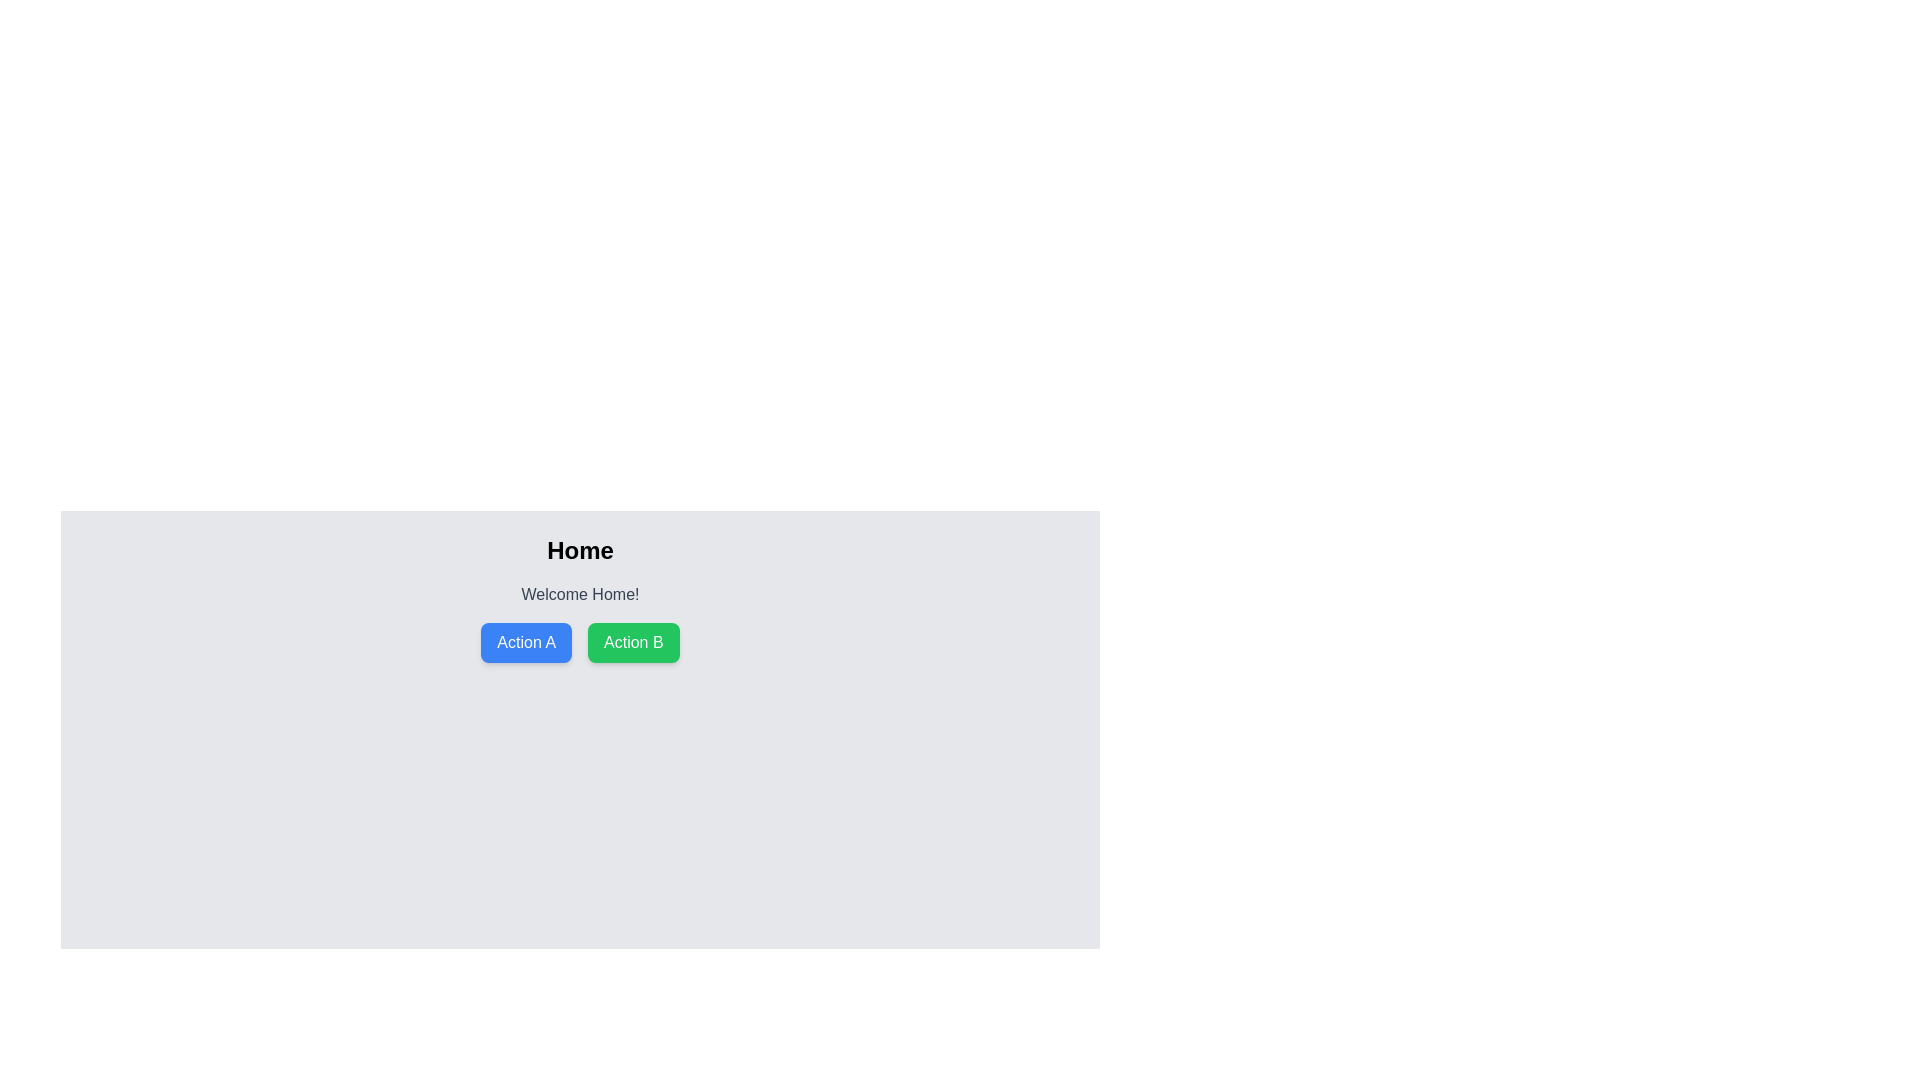  What do you see at coordinates (632, 643) in the screenshot?
I see `the green rectangular button labeled 'Action B'` at bounding box center [632, 643].